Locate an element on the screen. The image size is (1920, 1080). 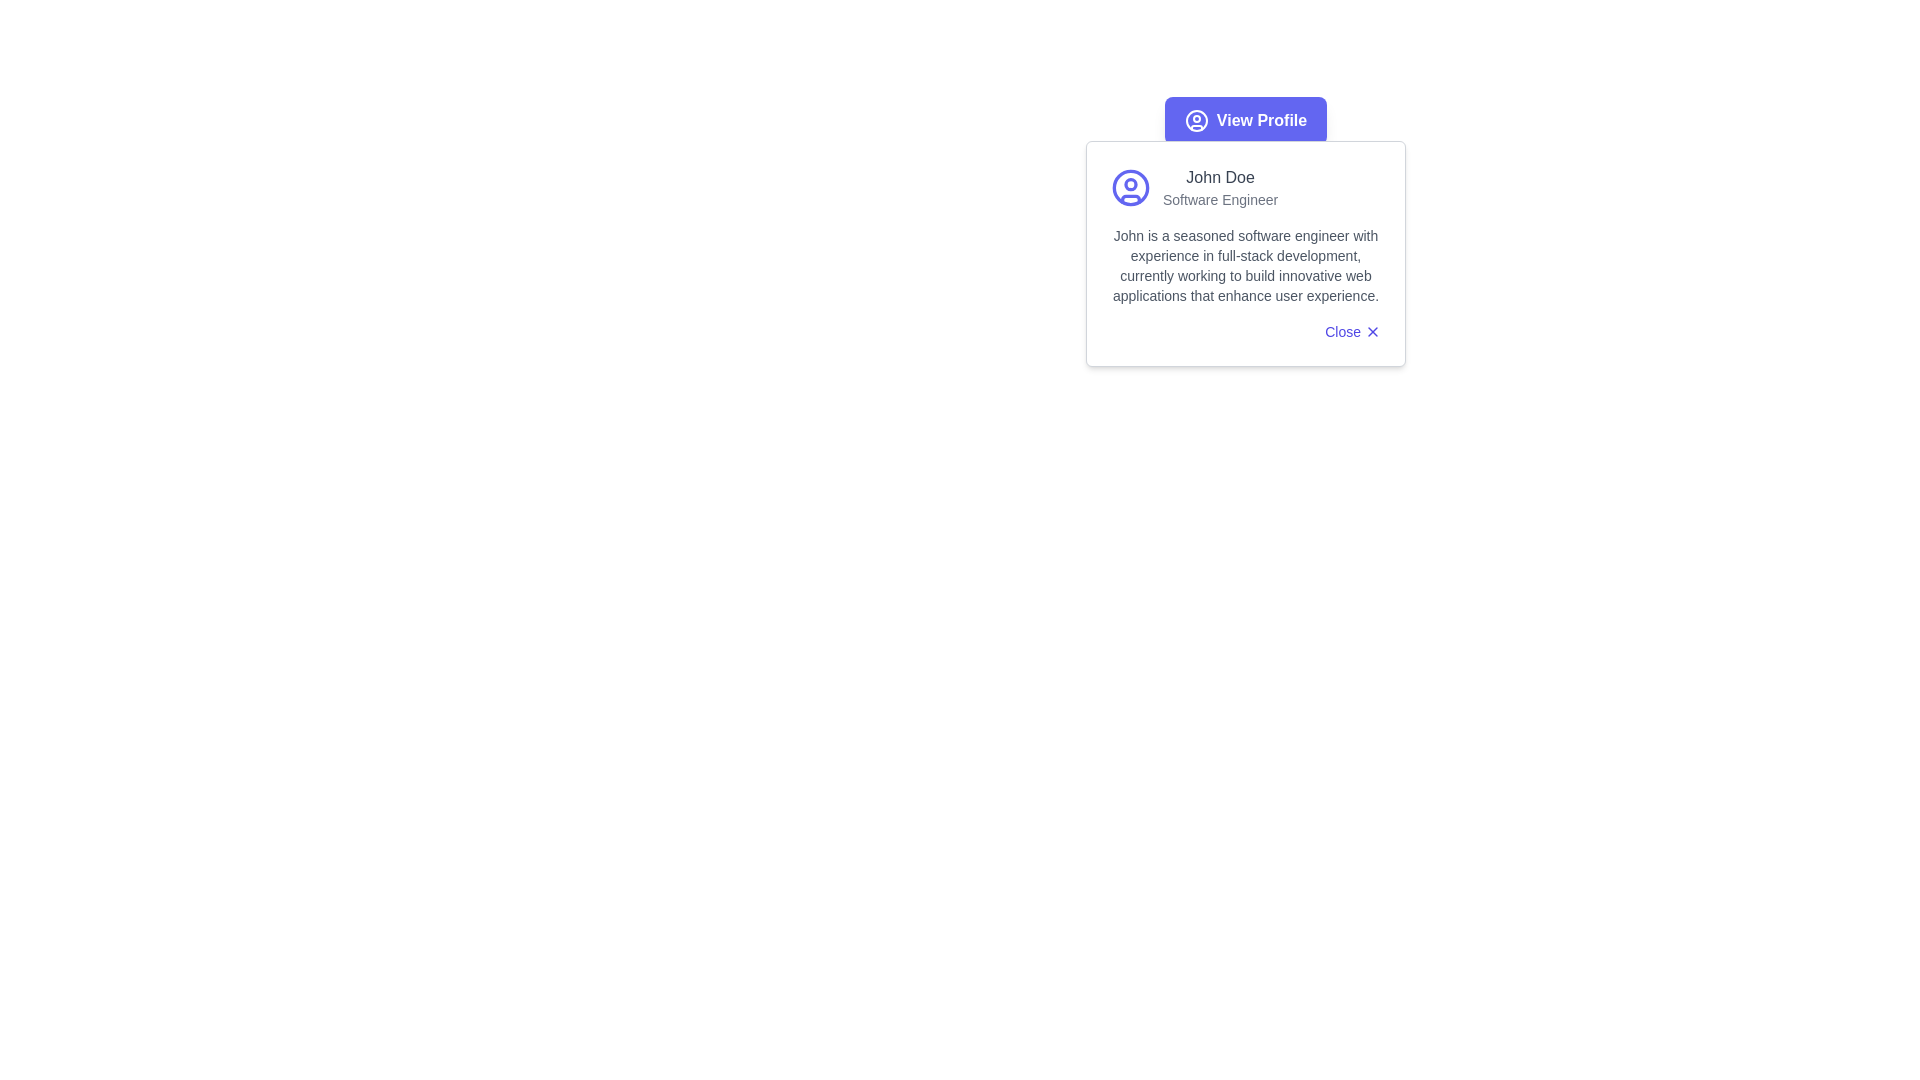
the blue 'View Profile' button with rounded corners located at the top of the modal card is located at coordinates (1245, 120).